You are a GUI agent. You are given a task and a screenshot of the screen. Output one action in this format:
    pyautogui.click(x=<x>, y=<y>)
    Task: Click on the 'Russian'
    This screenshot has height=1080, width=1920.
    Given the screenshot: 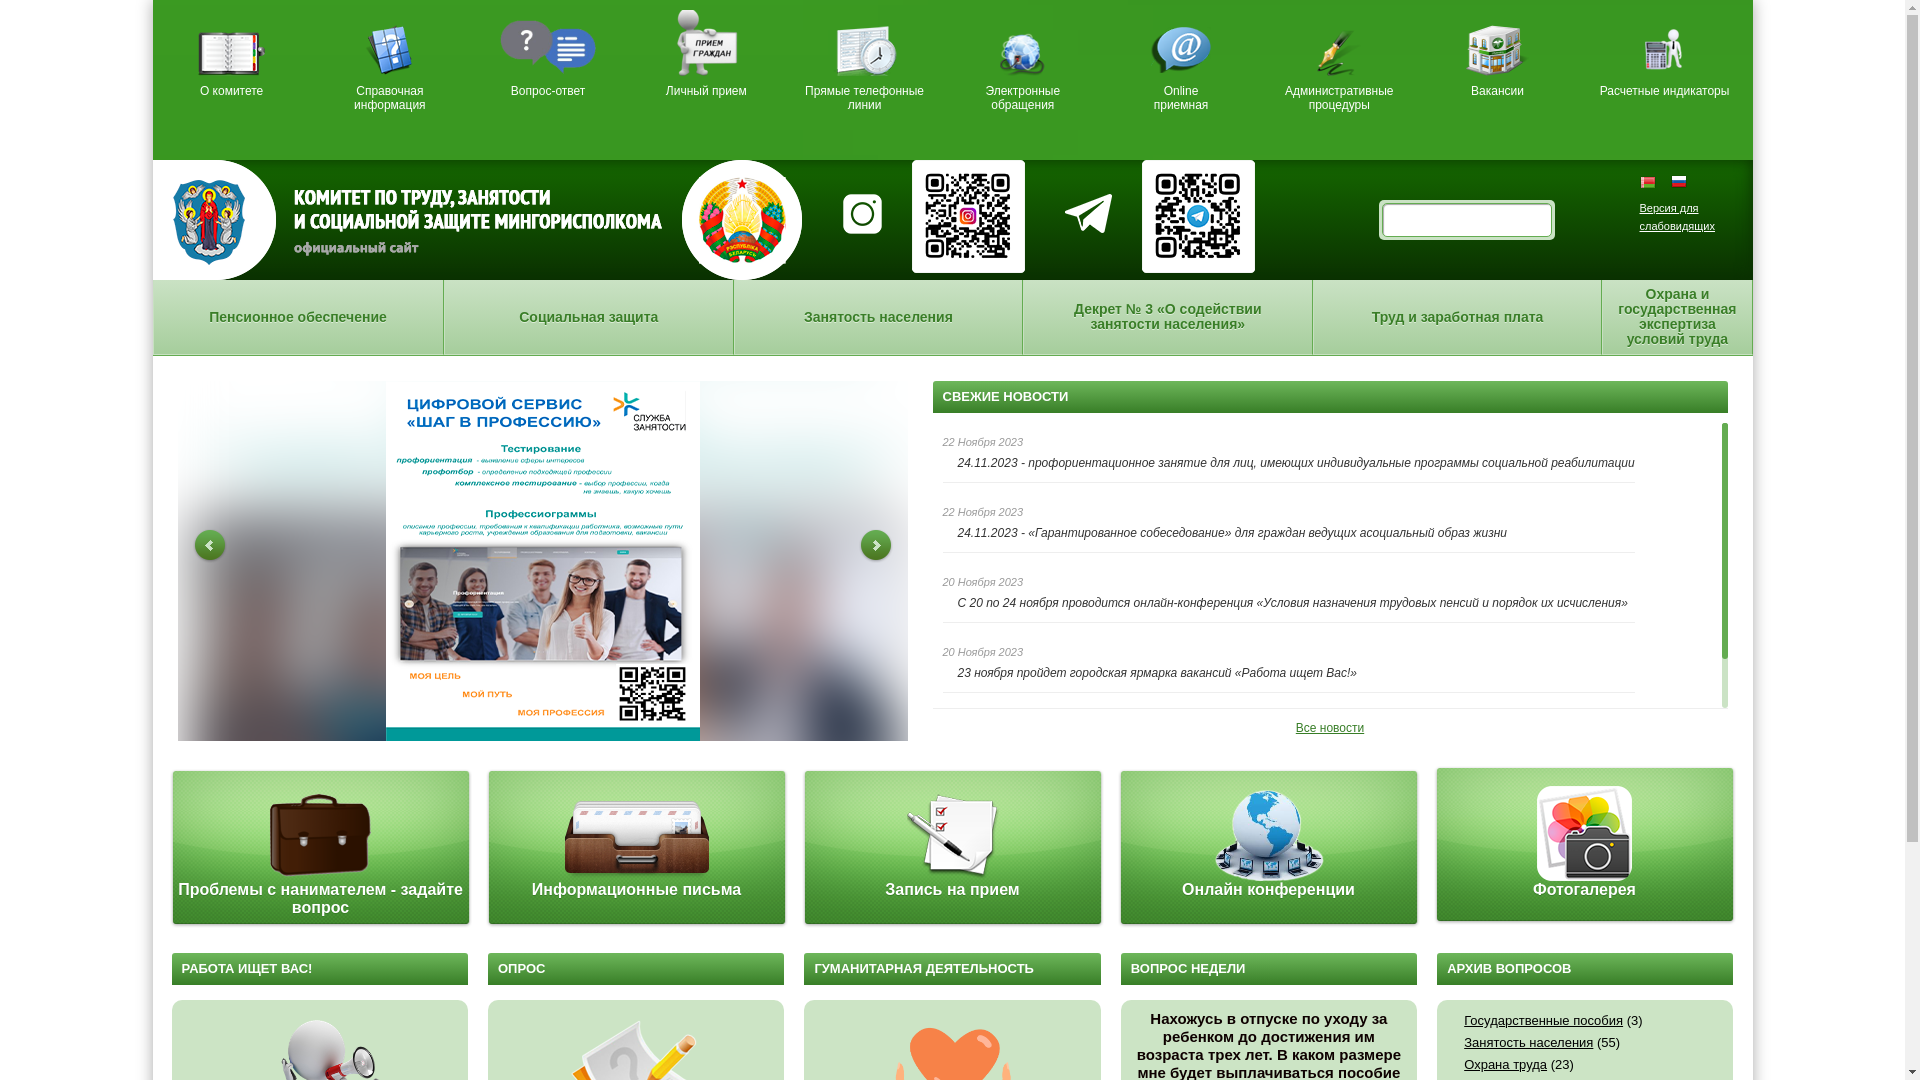 What is the action you would take?
    pyautogui.click(x=1670, y=181)
    